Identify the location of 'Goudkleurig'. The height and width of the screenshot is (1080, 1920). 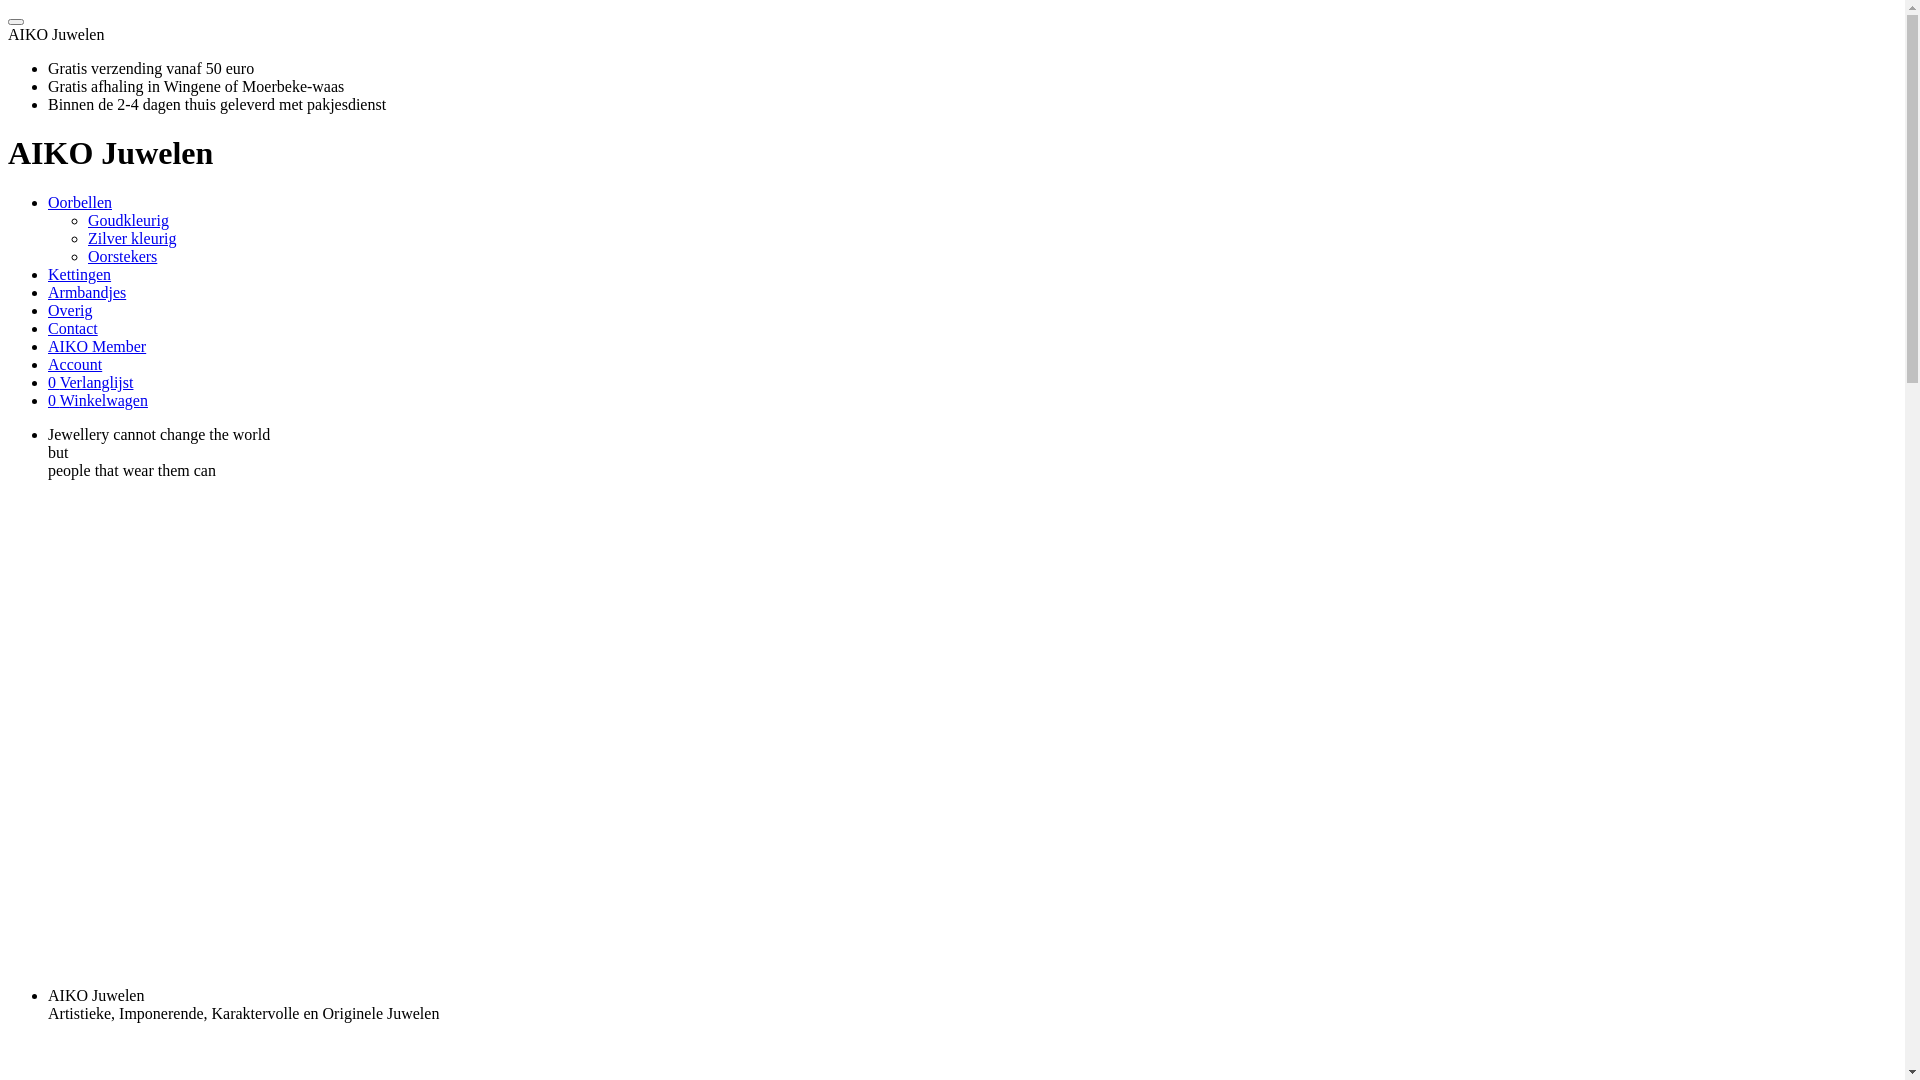
(86, 220).